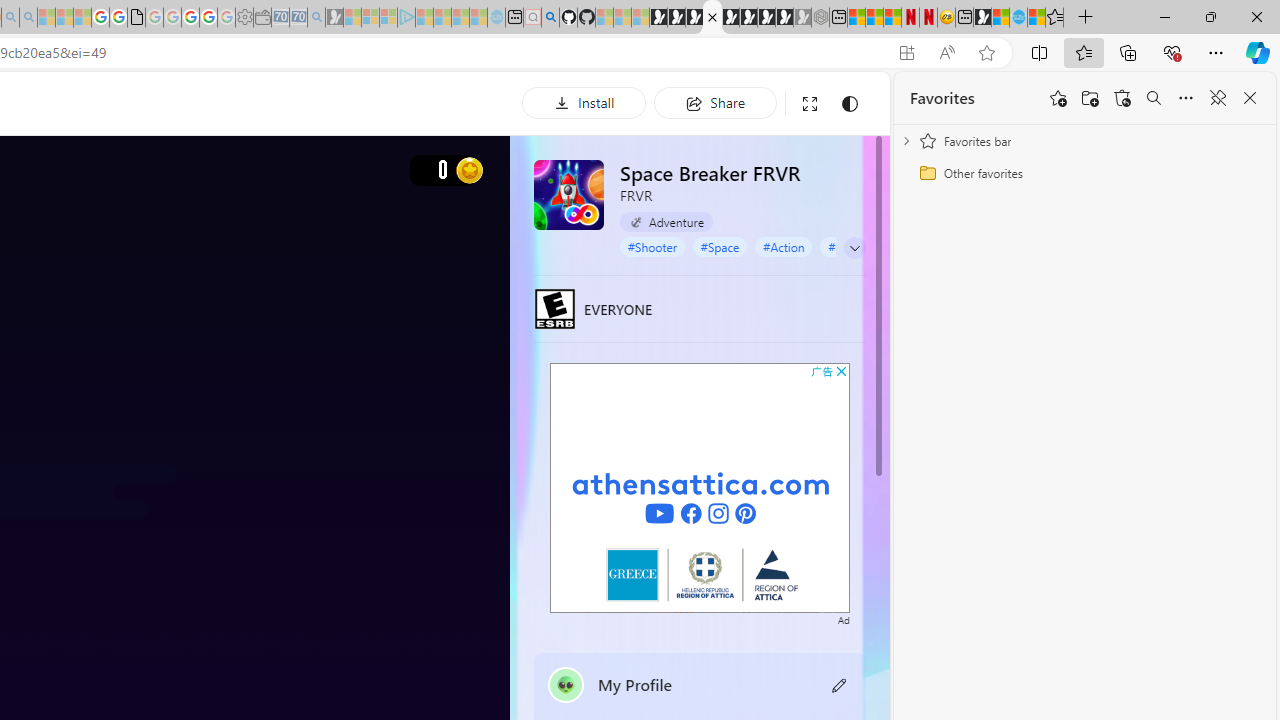 Image resolution: width=1280 pixels, height=720 pixels. Describe the element at coordinates (666, 221) in the screenshot. I see `'Adventure'` at that location.